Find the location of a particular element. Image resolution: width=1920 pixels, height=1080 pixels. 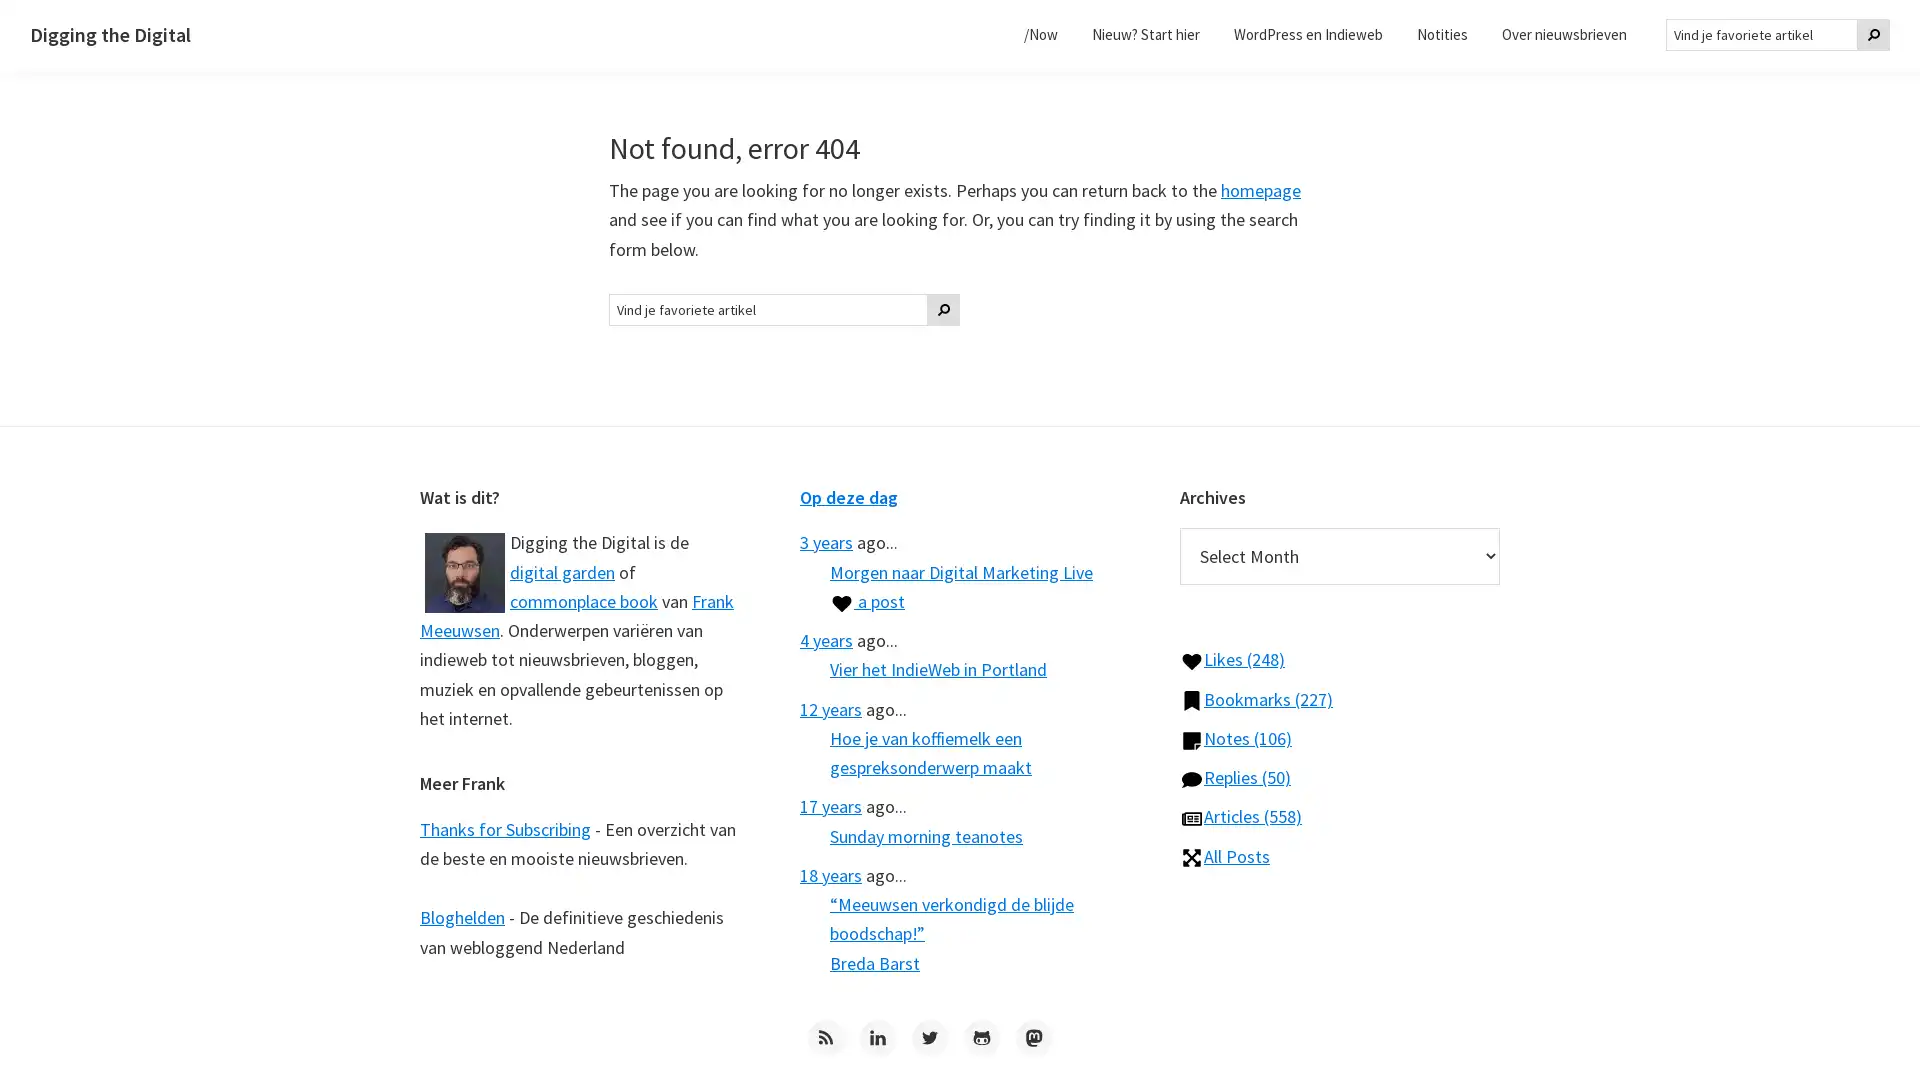

Search is located at coordinates (943, 308).